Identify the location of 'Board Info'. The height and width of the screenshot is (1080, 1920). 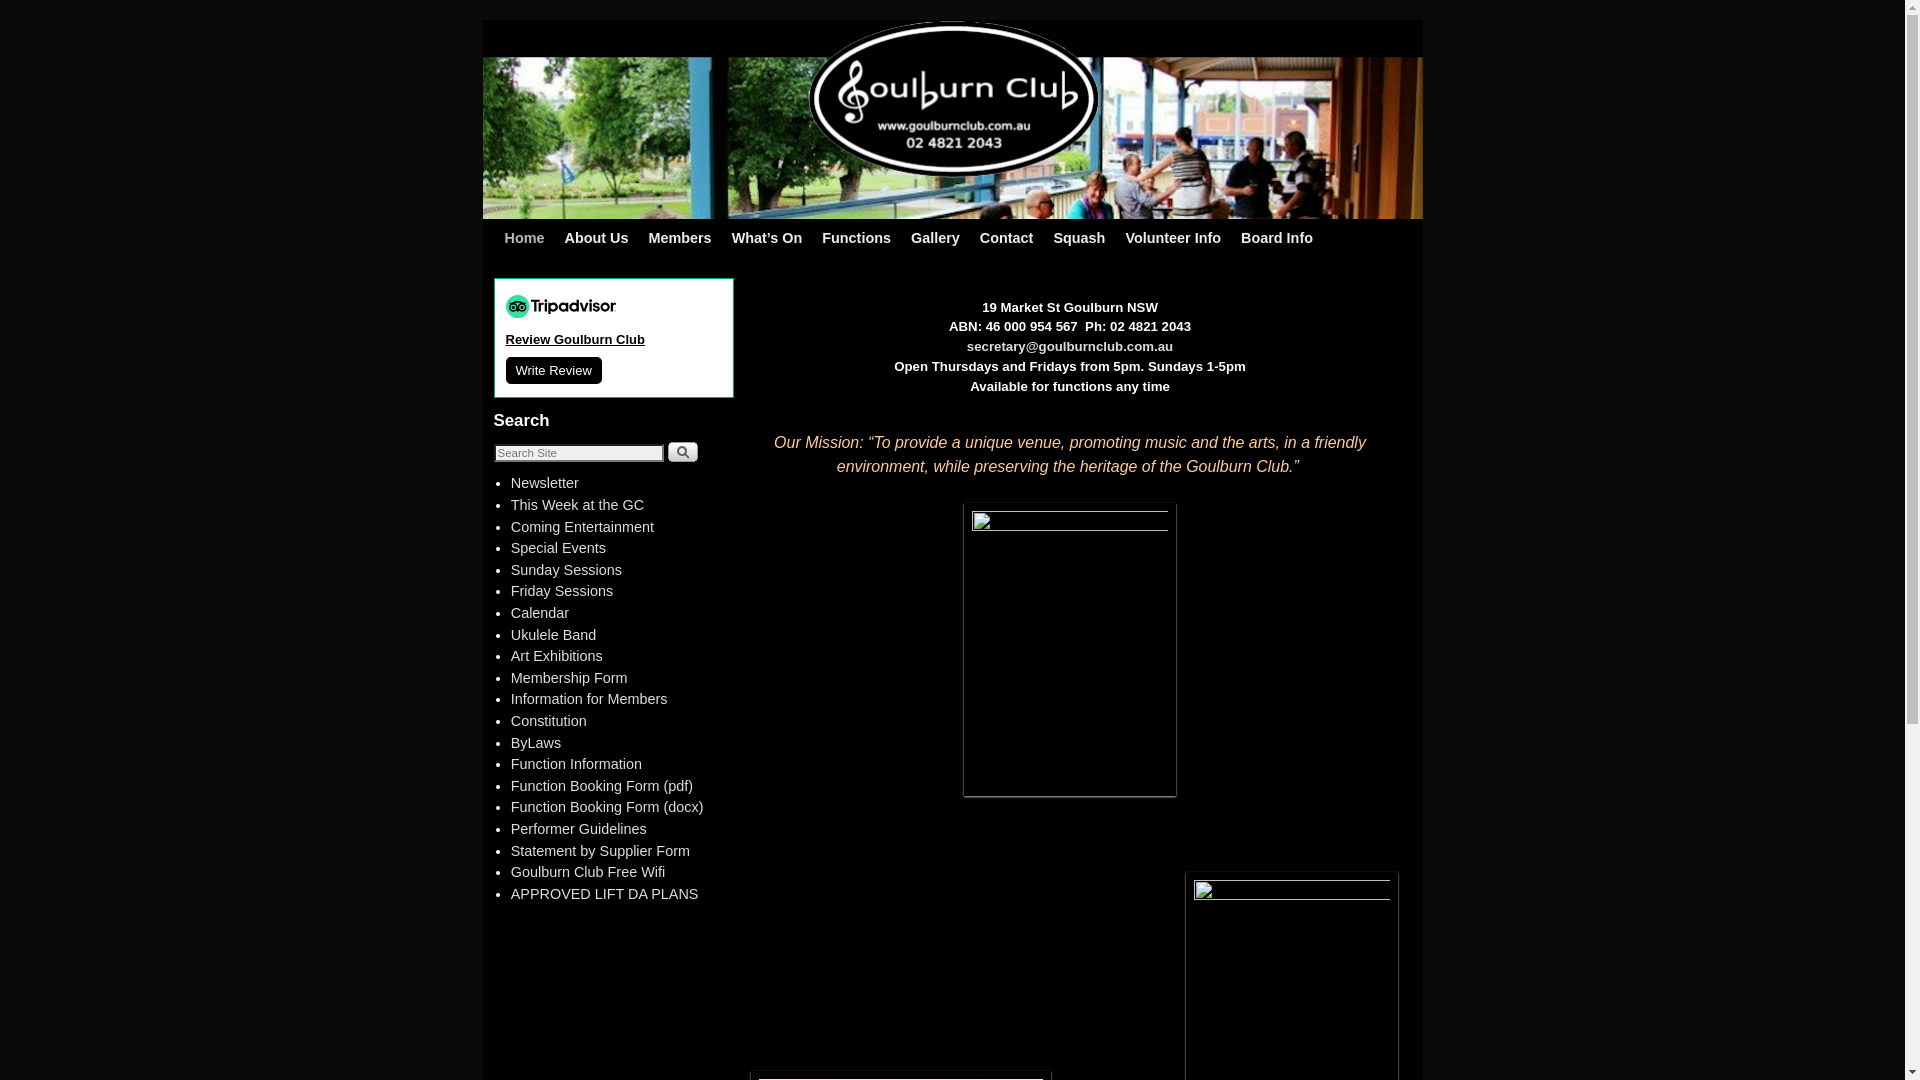
(1275, 237).